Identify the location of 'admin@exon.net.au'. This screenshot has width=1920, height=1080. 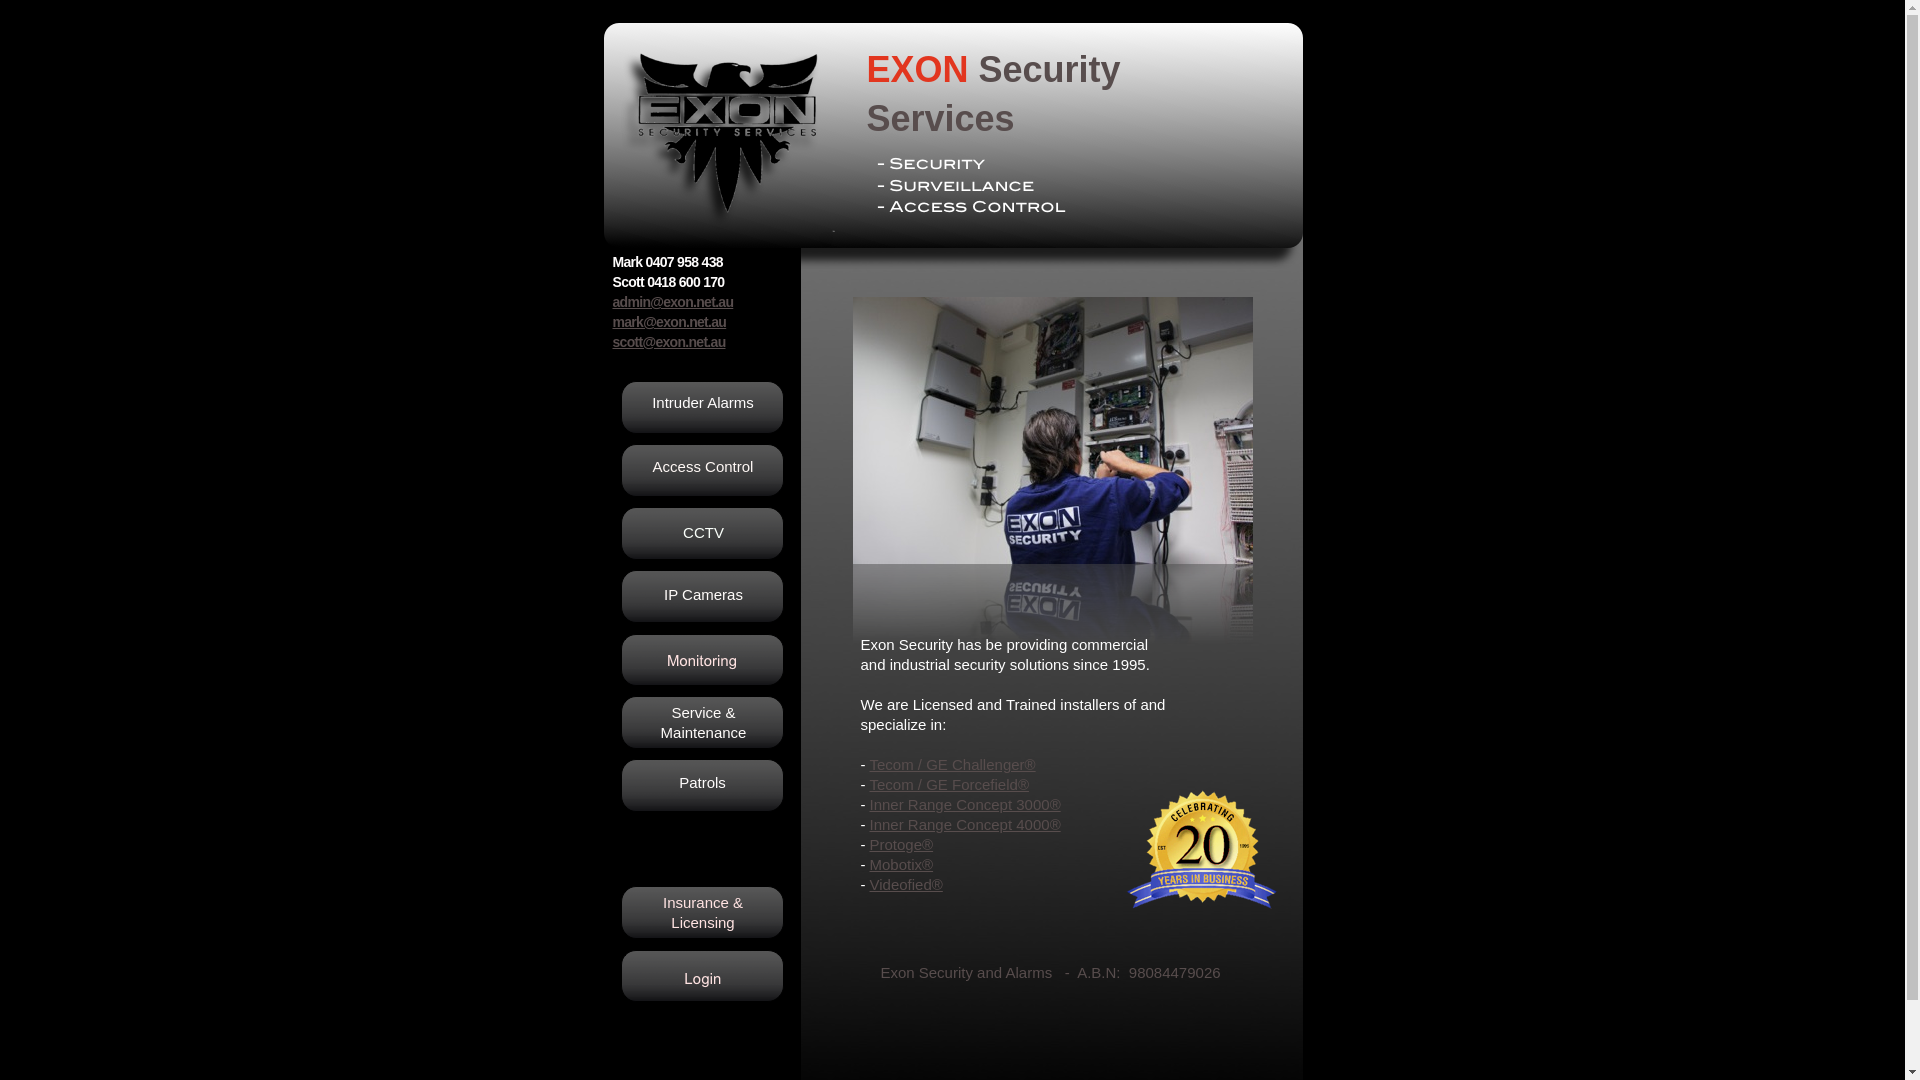
(672, 301).